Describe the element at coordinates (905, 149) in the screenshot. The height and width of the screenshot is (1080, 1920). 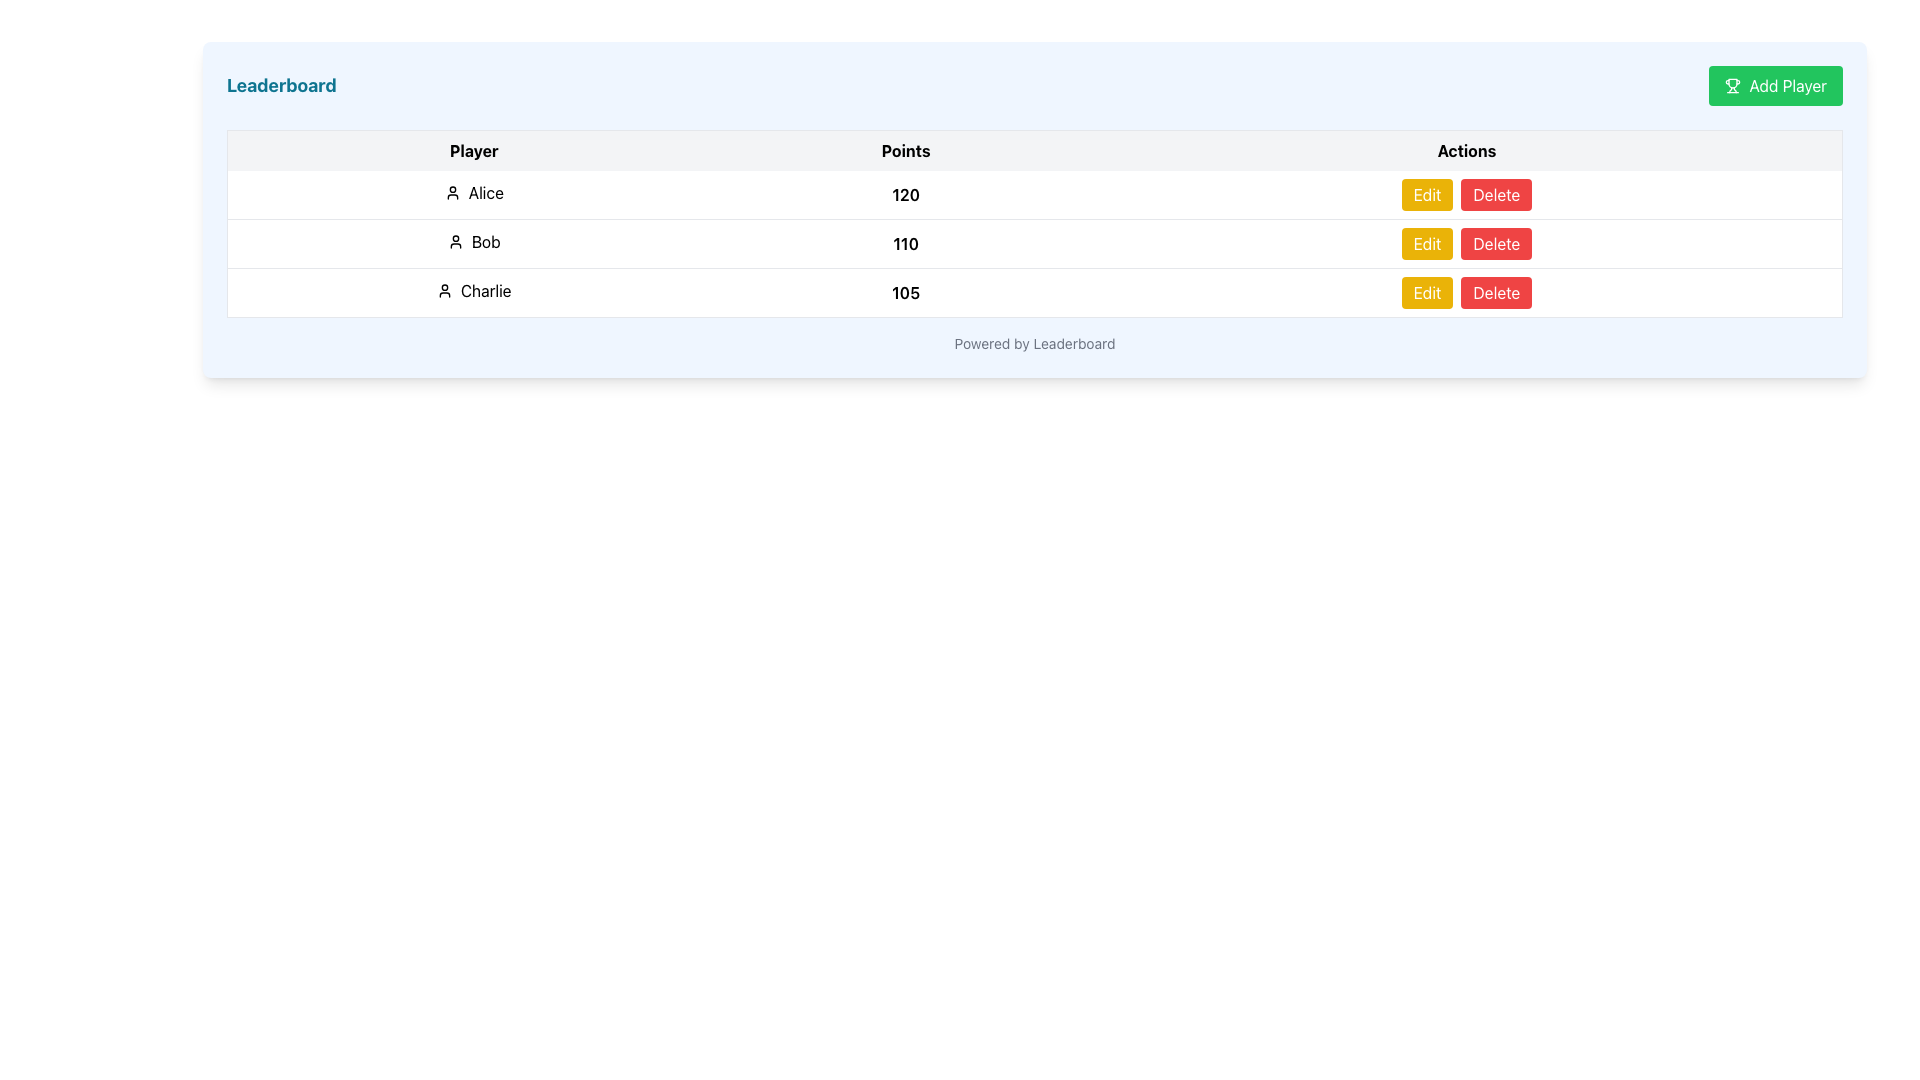
I see `the 'Points' text label located in the second column of the table's header row, which is styled in bold and centered alignment with a light gray background` at that location.